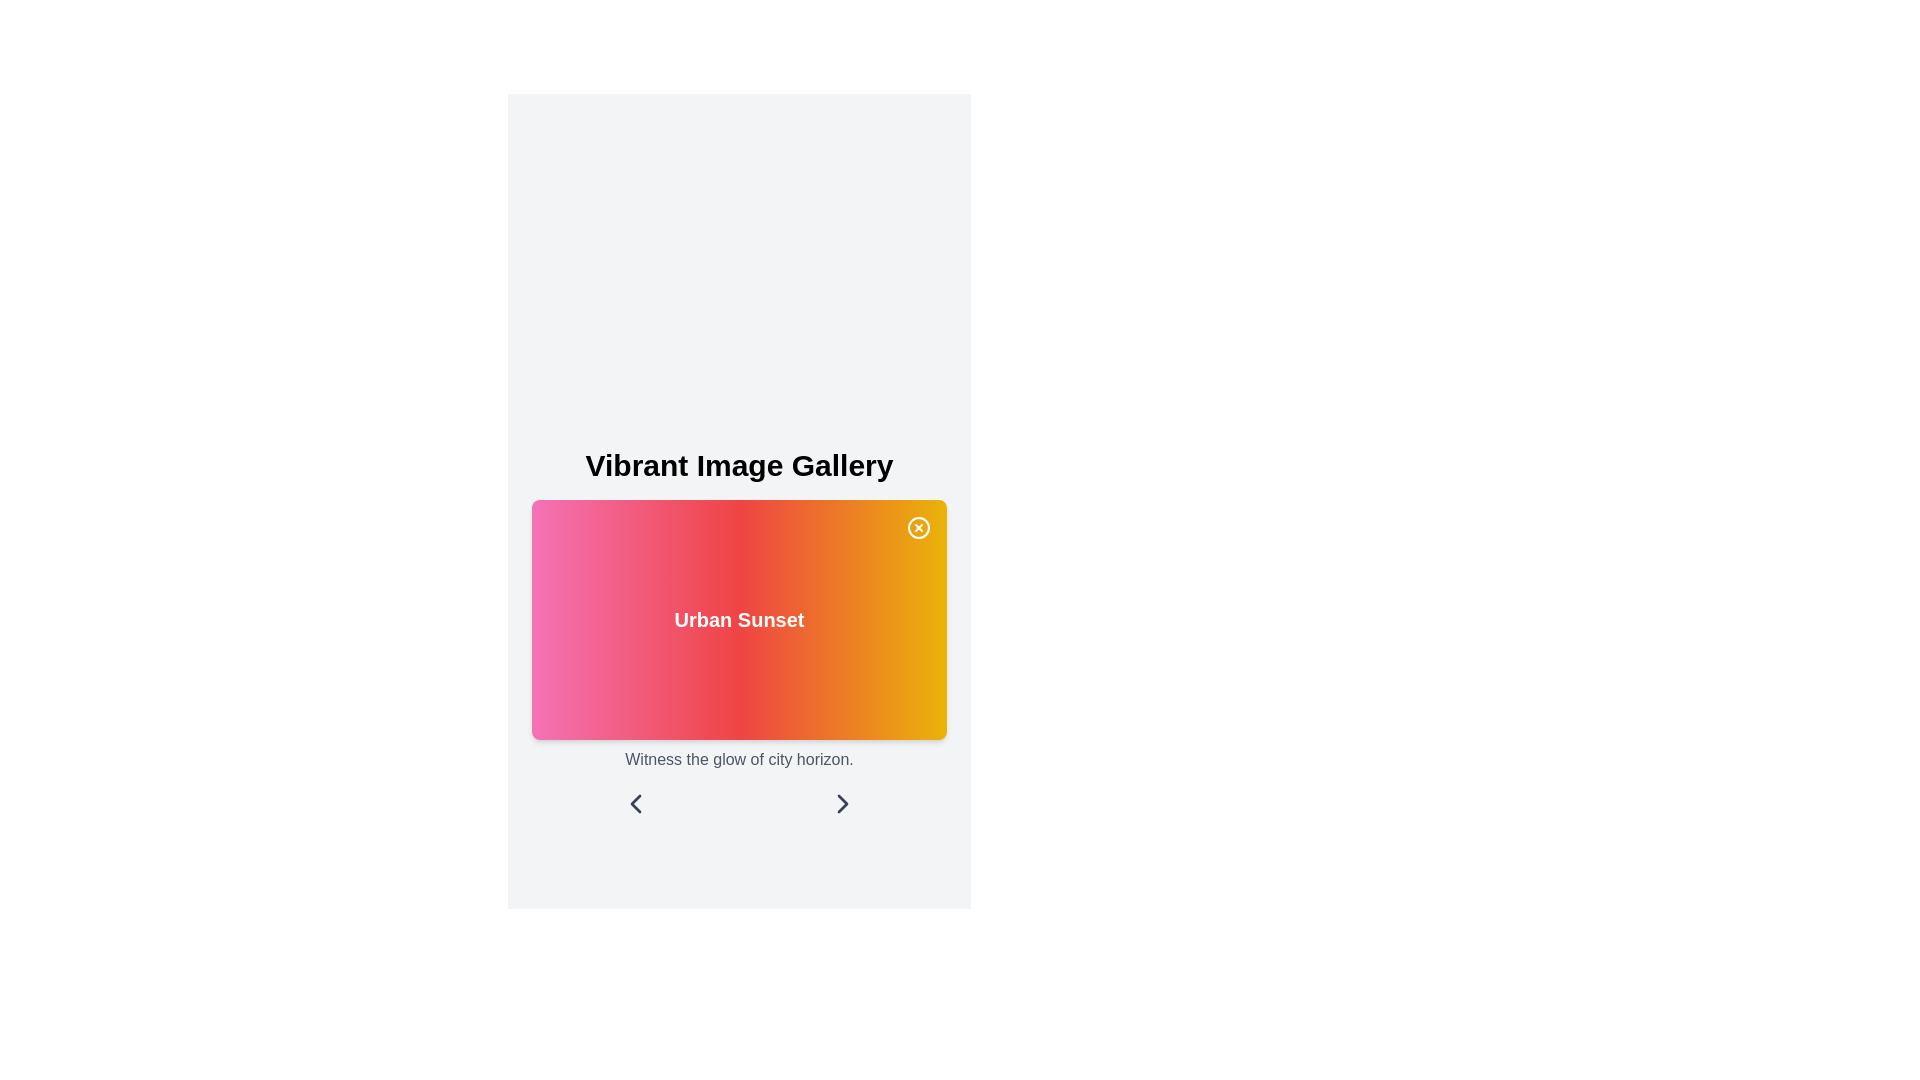 This screenshot has height=1080, width=1920. I want to click on the title text element that indicates the content theme of the image gallery, located at the top of the vertical layout section, so click(738, 466).